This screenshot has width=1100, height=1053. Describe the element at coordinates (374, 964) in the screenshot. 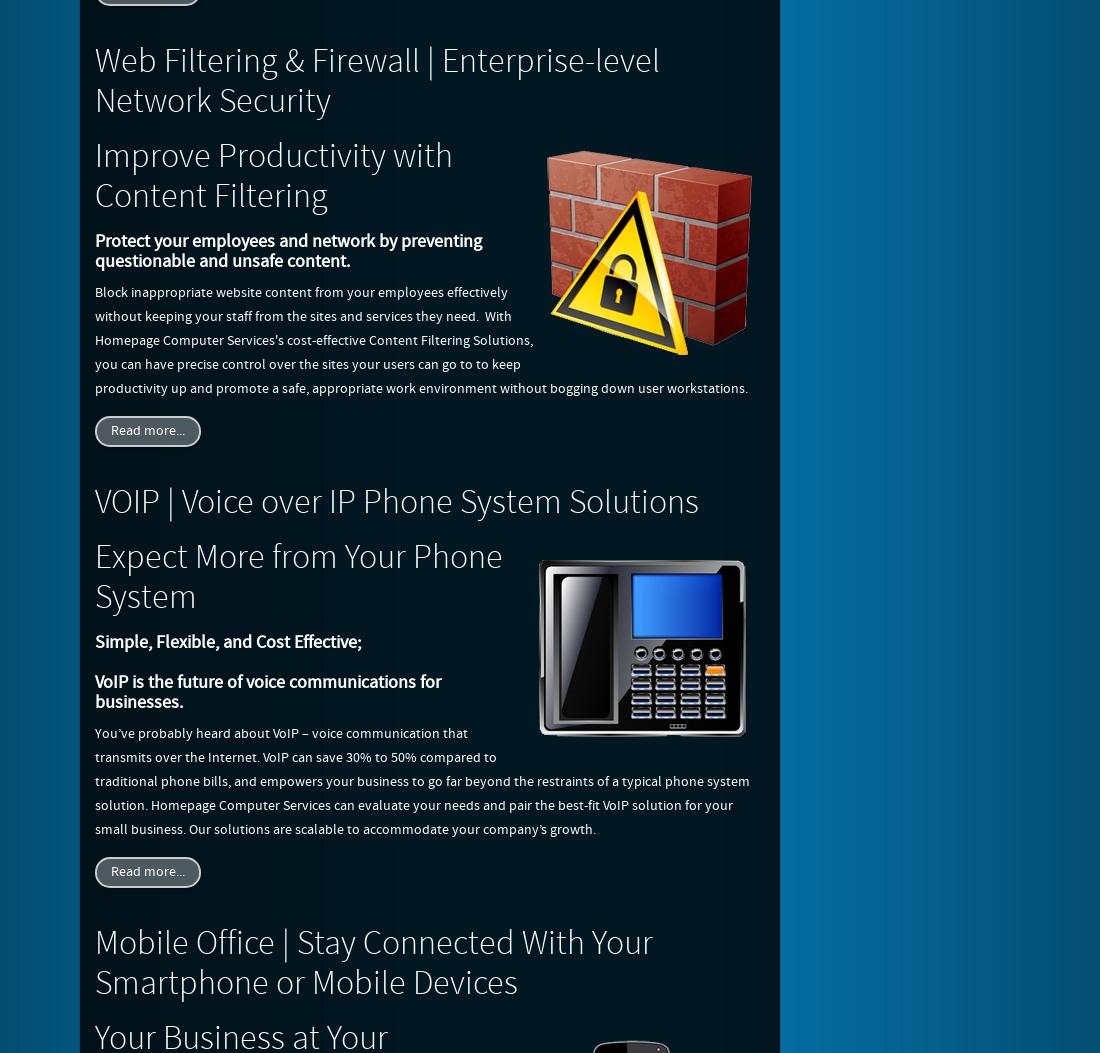

I see `'Mobile Office | Stay Connected With Your Smartphone or Mobile Devices'` at that location.